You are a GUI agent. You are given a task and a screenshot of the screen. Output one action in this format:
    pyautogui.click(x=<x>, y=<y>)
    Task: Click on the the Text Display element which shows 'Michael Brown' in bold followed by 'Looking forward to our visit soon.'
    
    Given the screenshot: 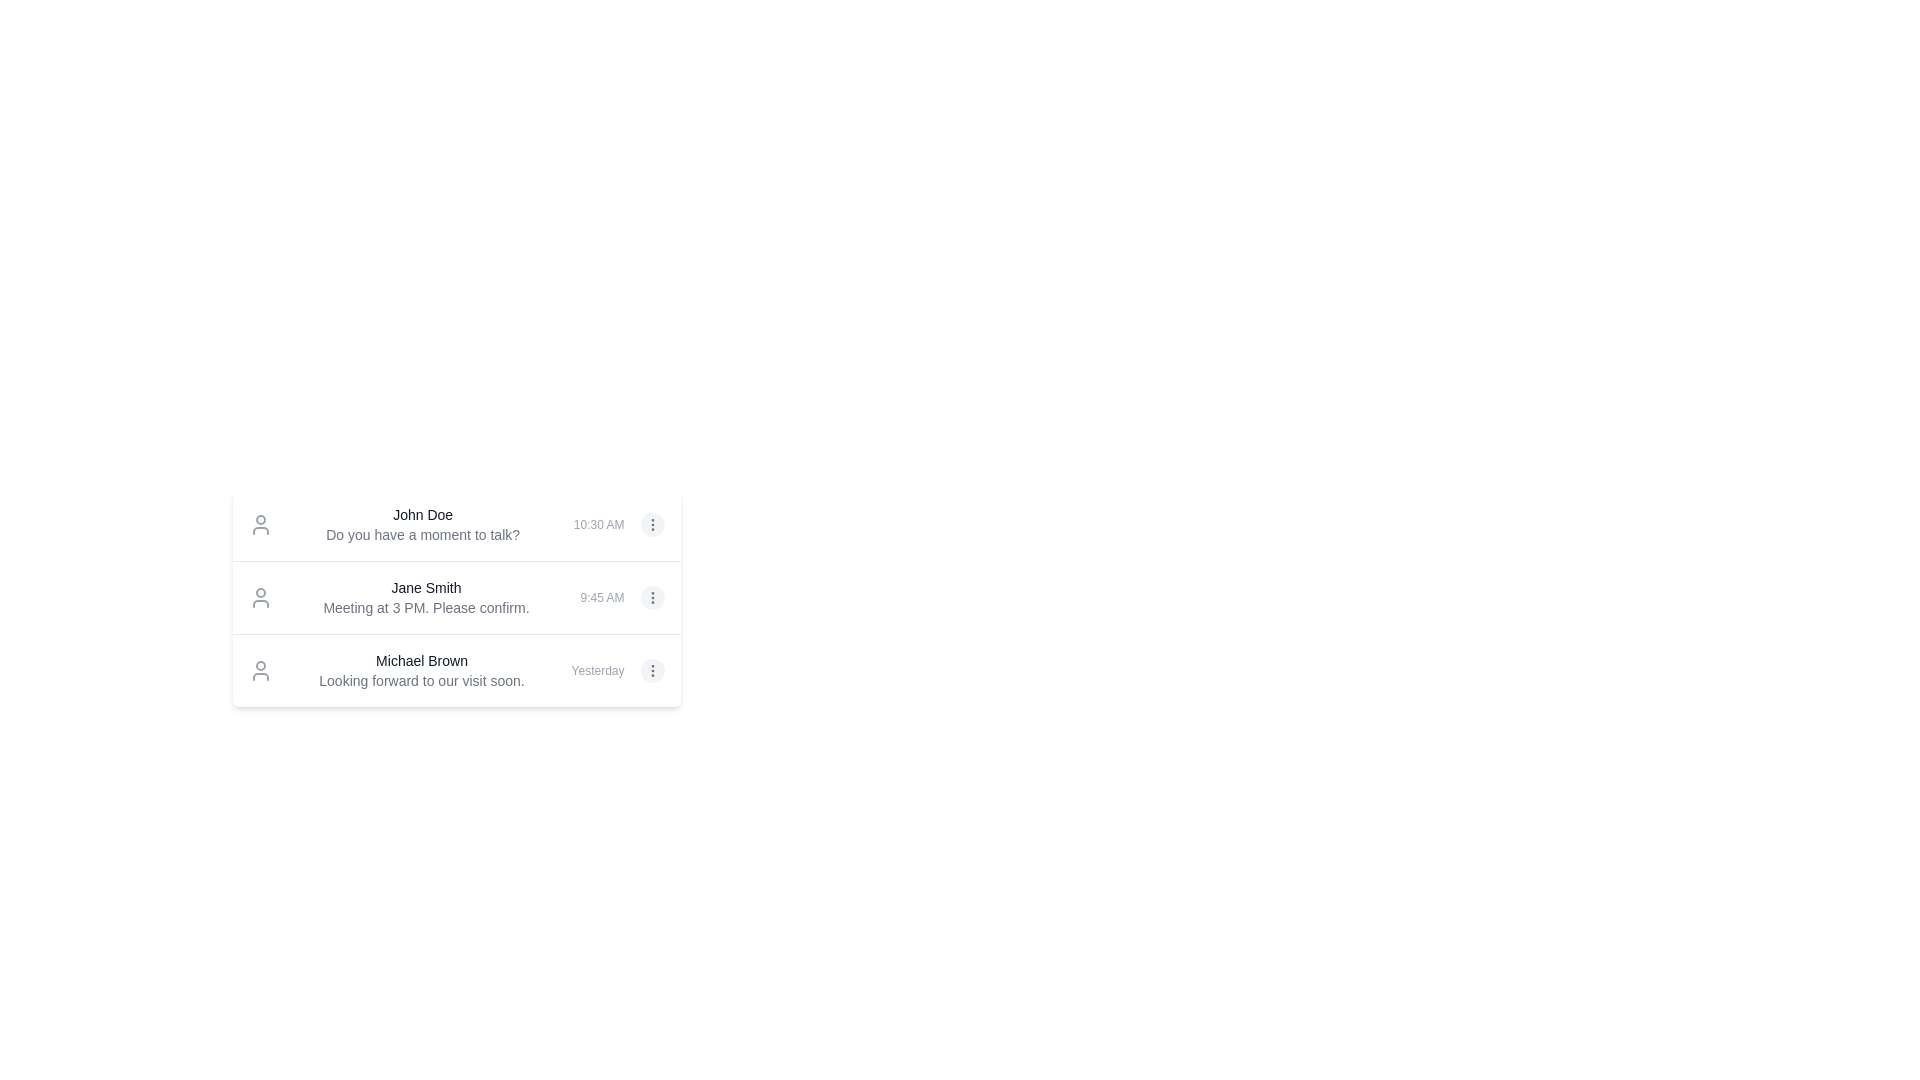 What is the action you would take?
    pyautogui.click(x=421, y=671)
    